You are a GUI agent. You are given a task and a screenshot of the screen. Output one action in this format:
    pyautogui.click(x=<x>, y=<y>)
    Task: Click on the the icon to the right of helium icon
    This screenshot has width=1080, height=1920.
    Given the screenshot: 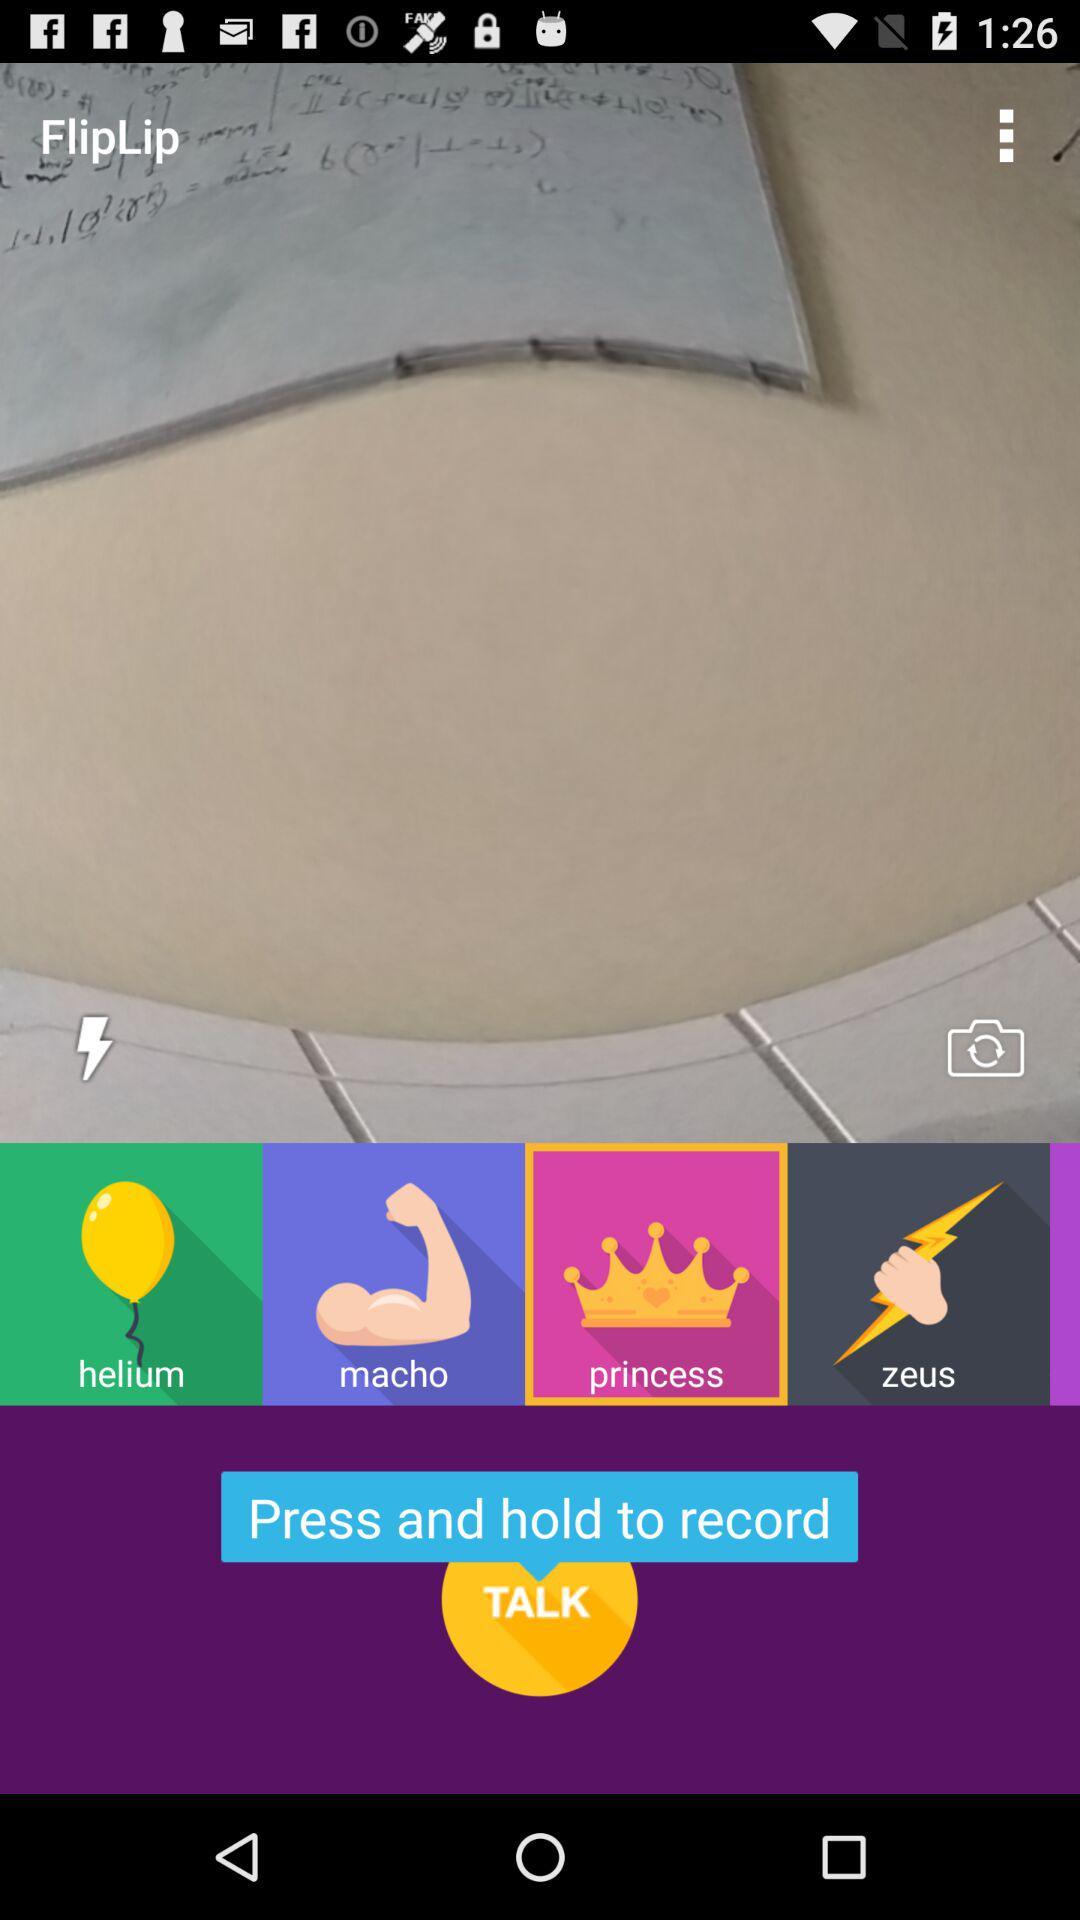 What is the action you would take?
    pyautogui.click(x=393, y=1273)
    